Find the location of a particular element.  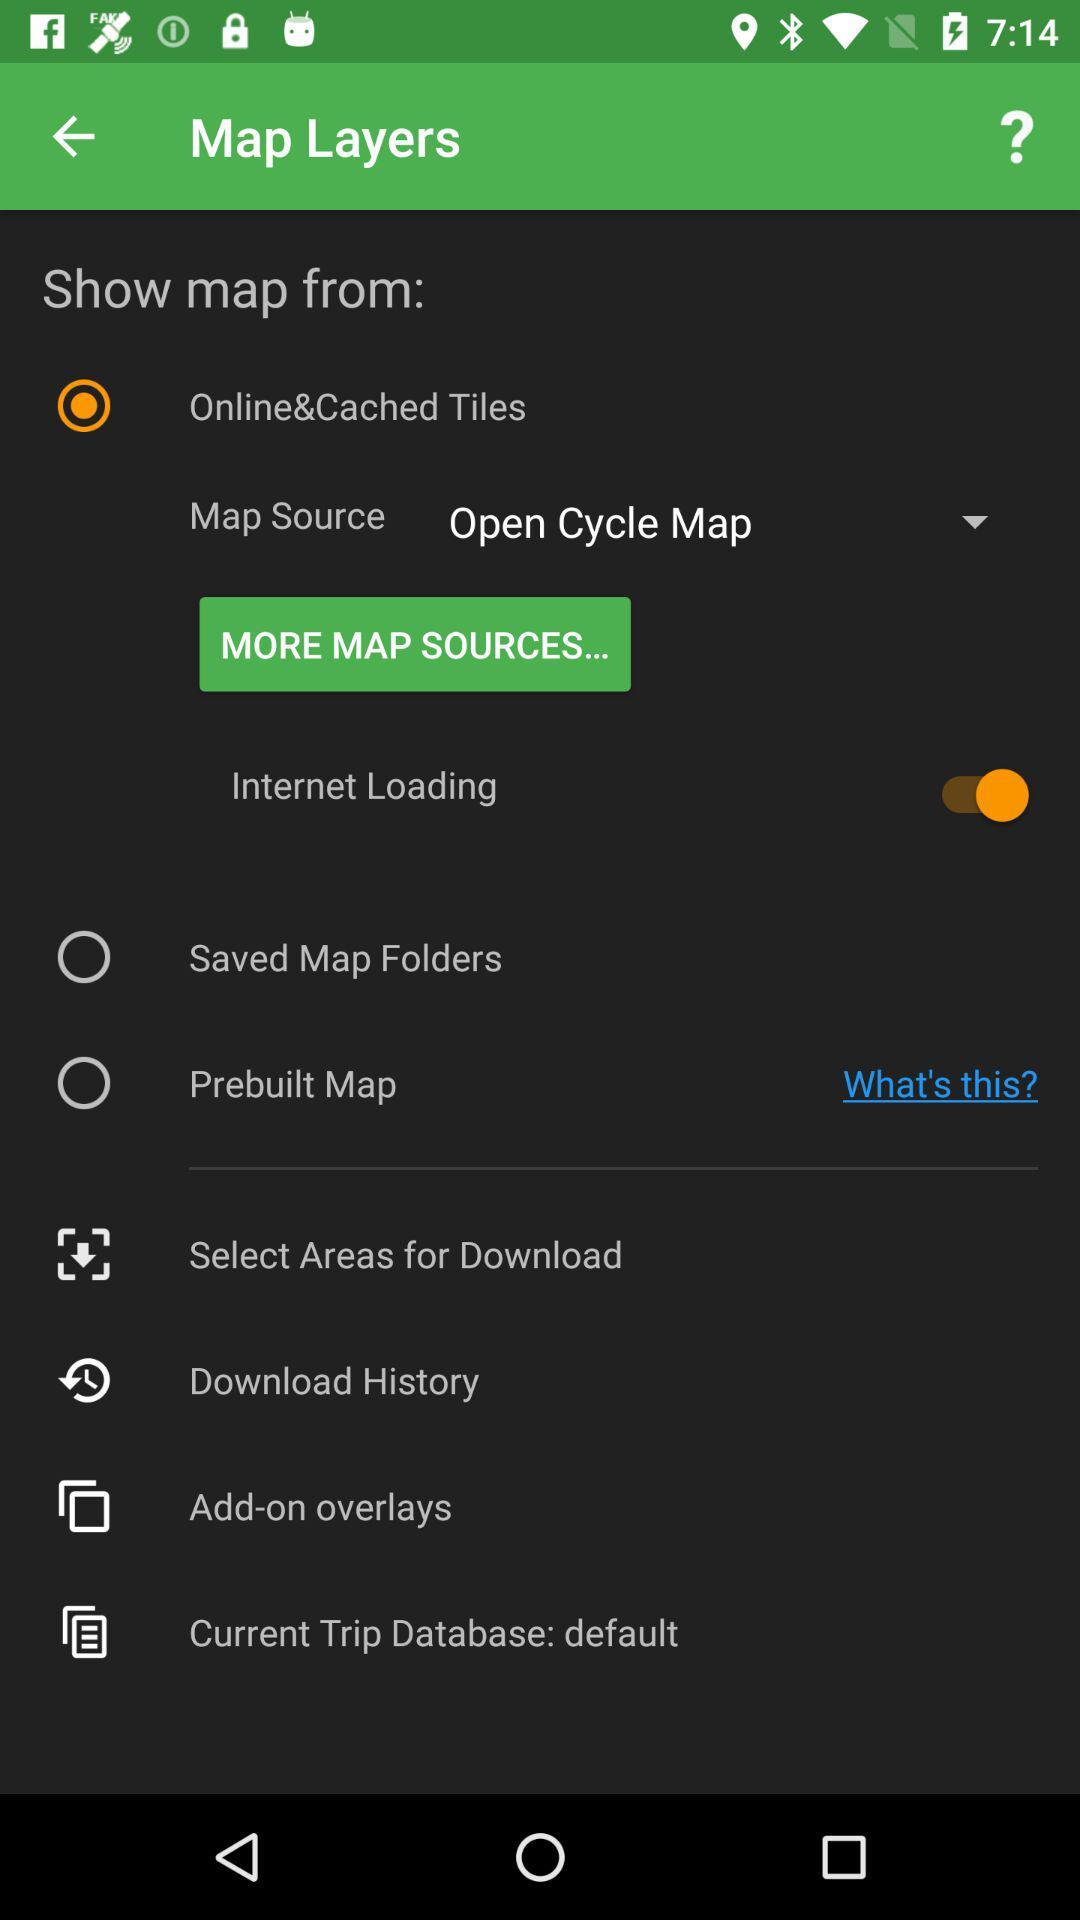

item above show map from: is located at coordinates (1017, 135).